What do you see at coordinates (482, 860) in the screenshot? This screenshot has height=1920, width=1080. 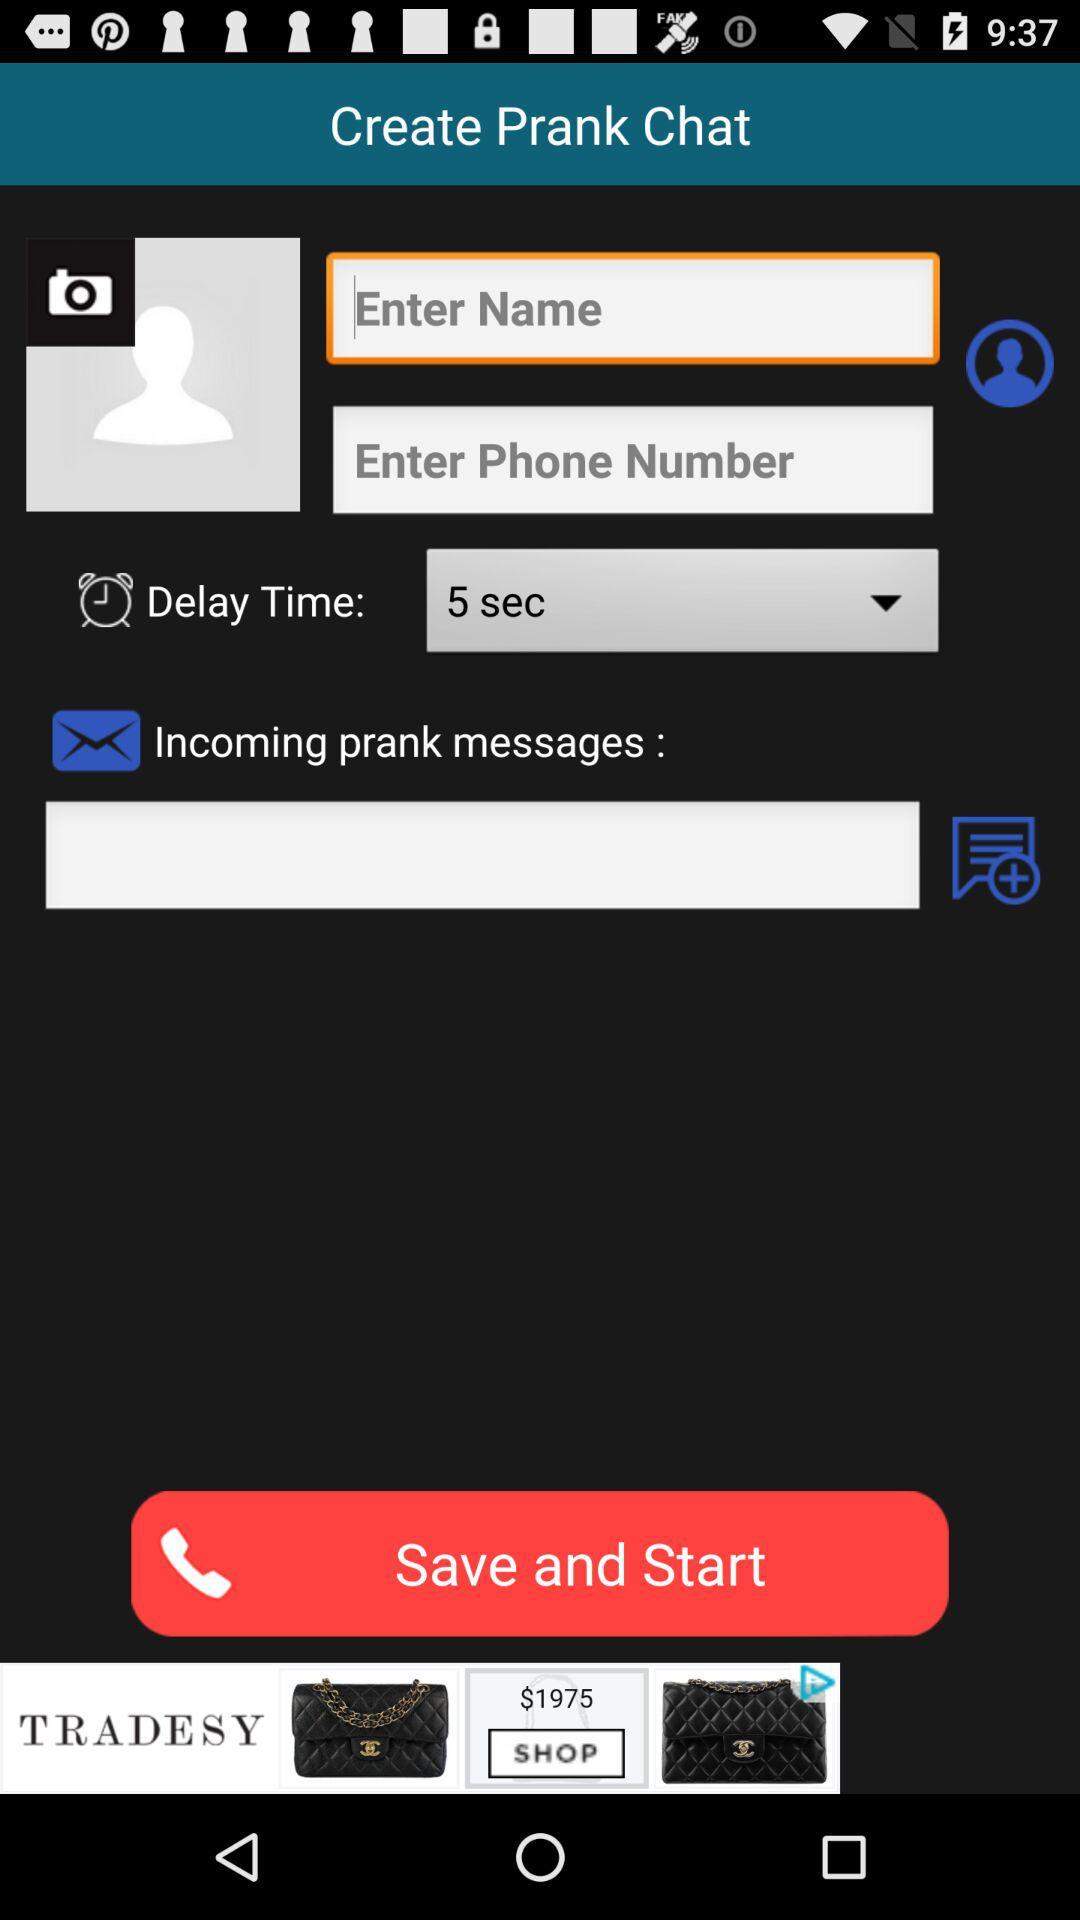 I see `type text` at bounding box center [482, 860].